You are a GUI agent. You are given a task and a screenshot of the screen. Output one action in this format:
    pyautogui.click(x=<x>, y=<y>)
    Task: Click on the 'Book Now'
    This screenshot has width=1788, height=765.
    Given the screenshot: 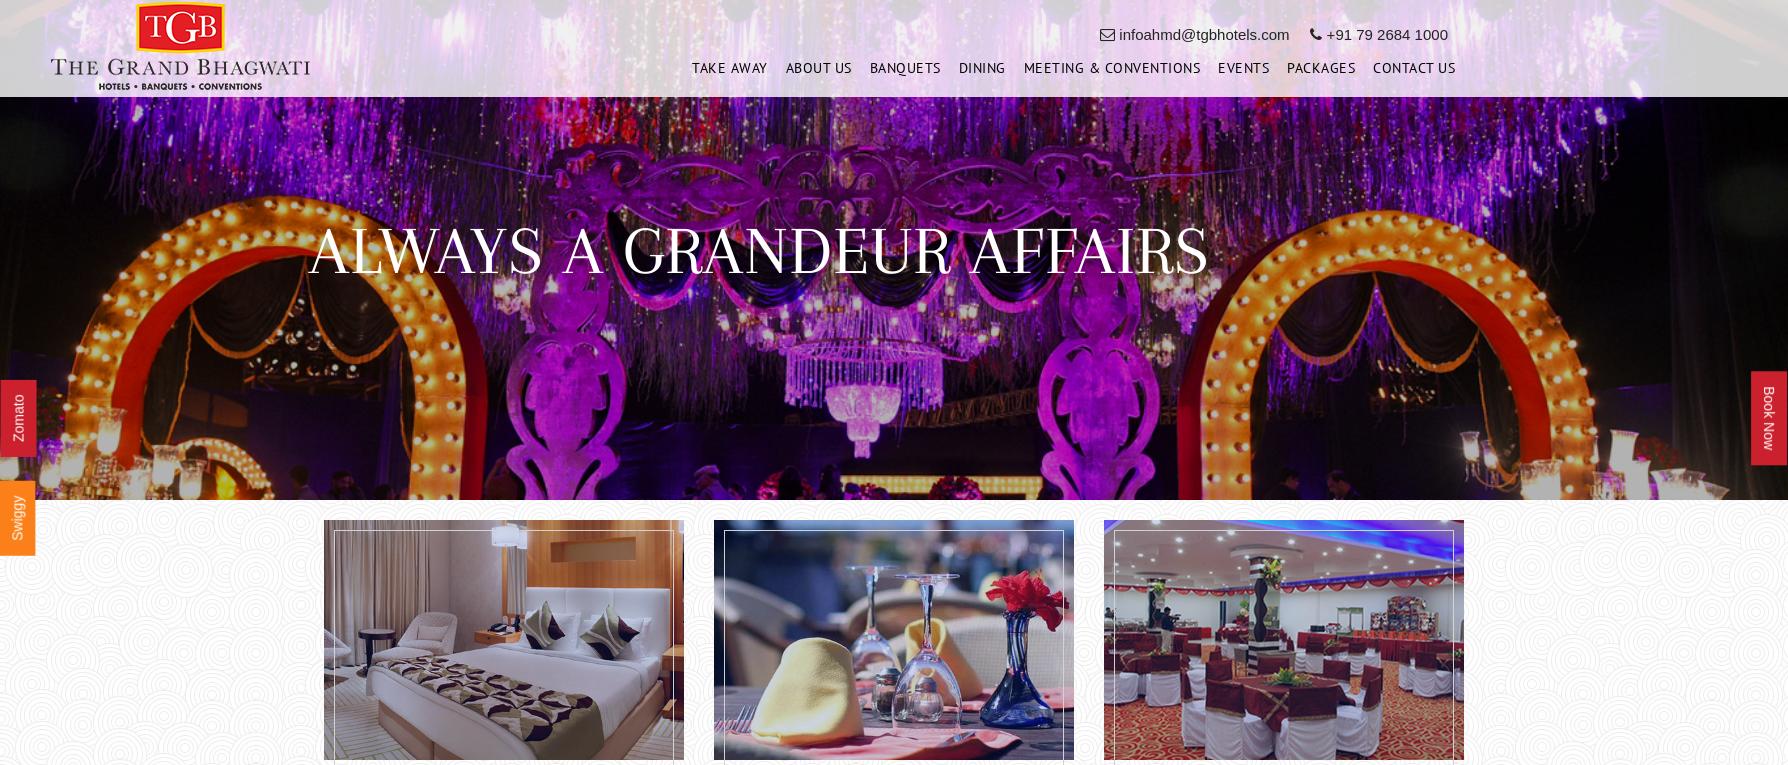 What is the action you would take?
    pyautogui.click(x=1760, y=417)
    